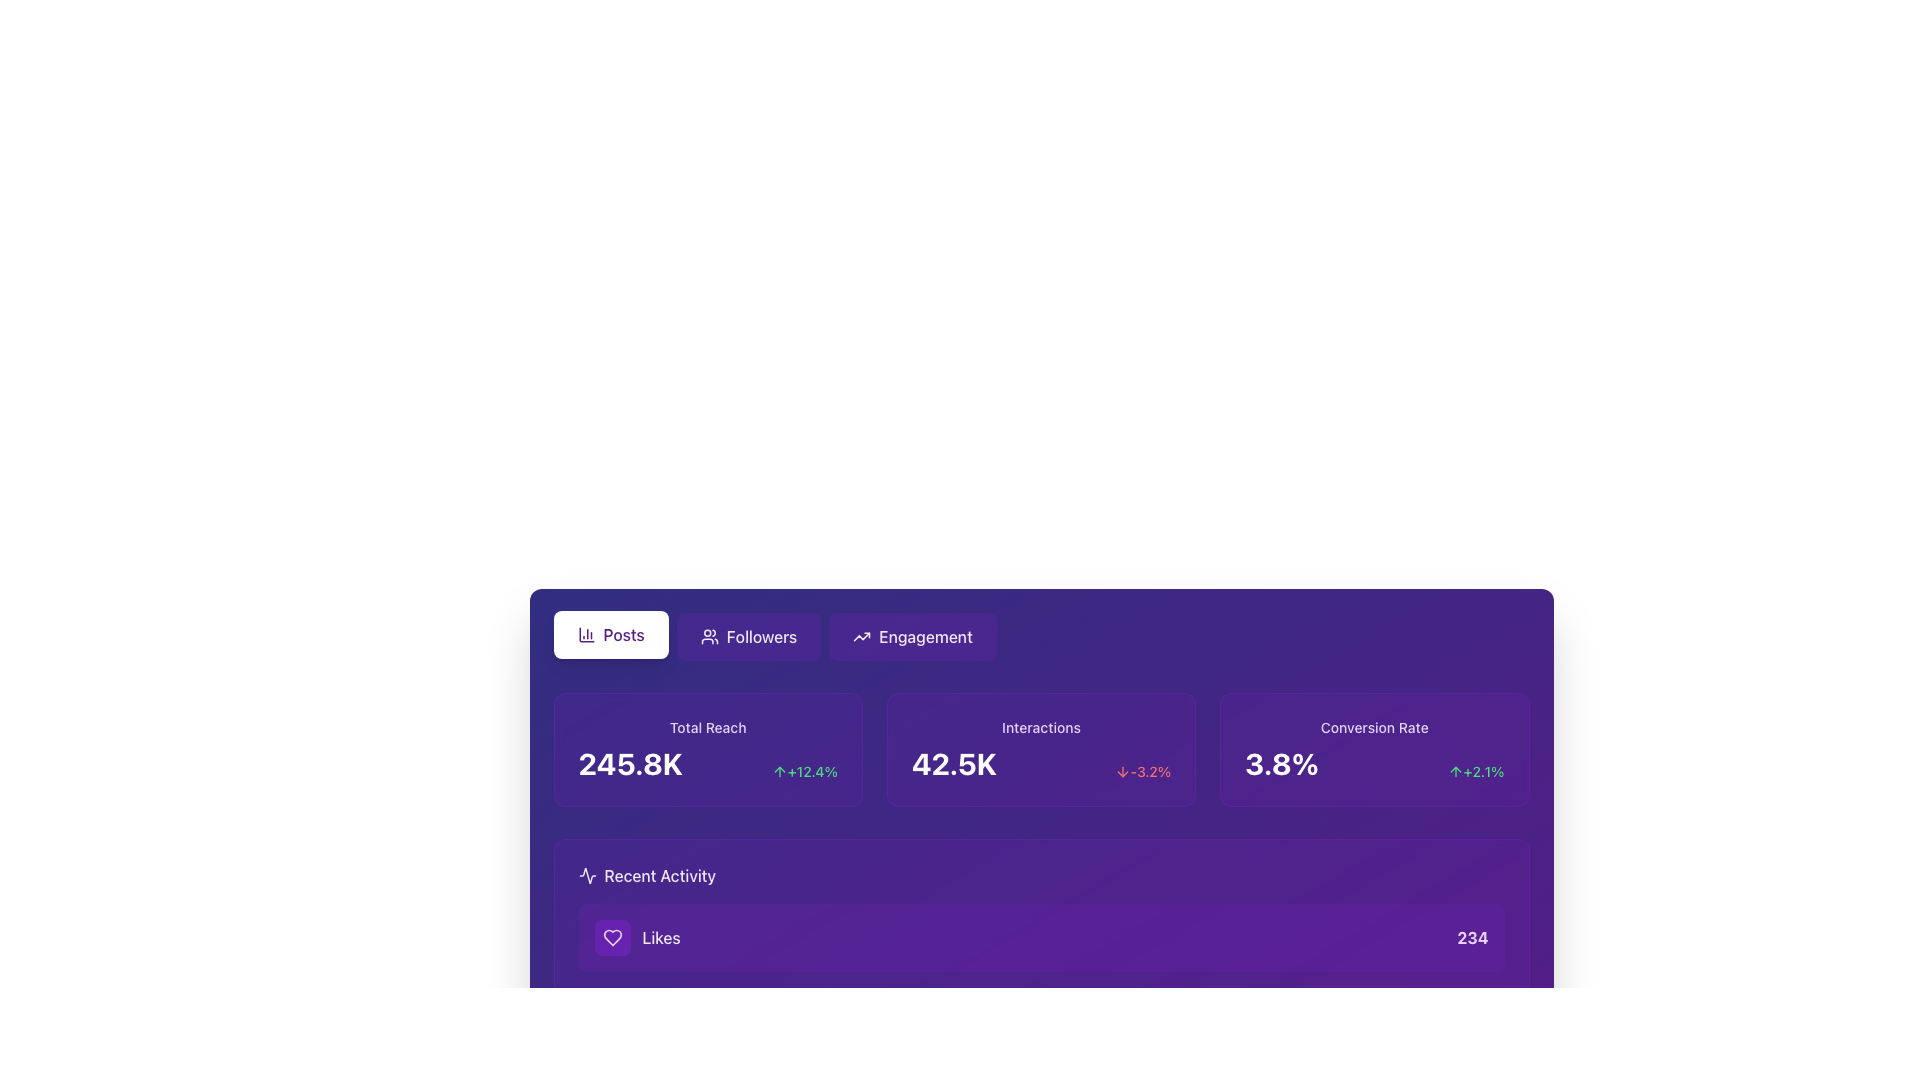 Image resolution: width=1920 pixels, height=1080 pixels. What do you see at coordinates (709, 636) in the screenshot?
I see `the 'Followers' button, which is the second button from the left in a row of three buttons` at bounding box center [709, 636].